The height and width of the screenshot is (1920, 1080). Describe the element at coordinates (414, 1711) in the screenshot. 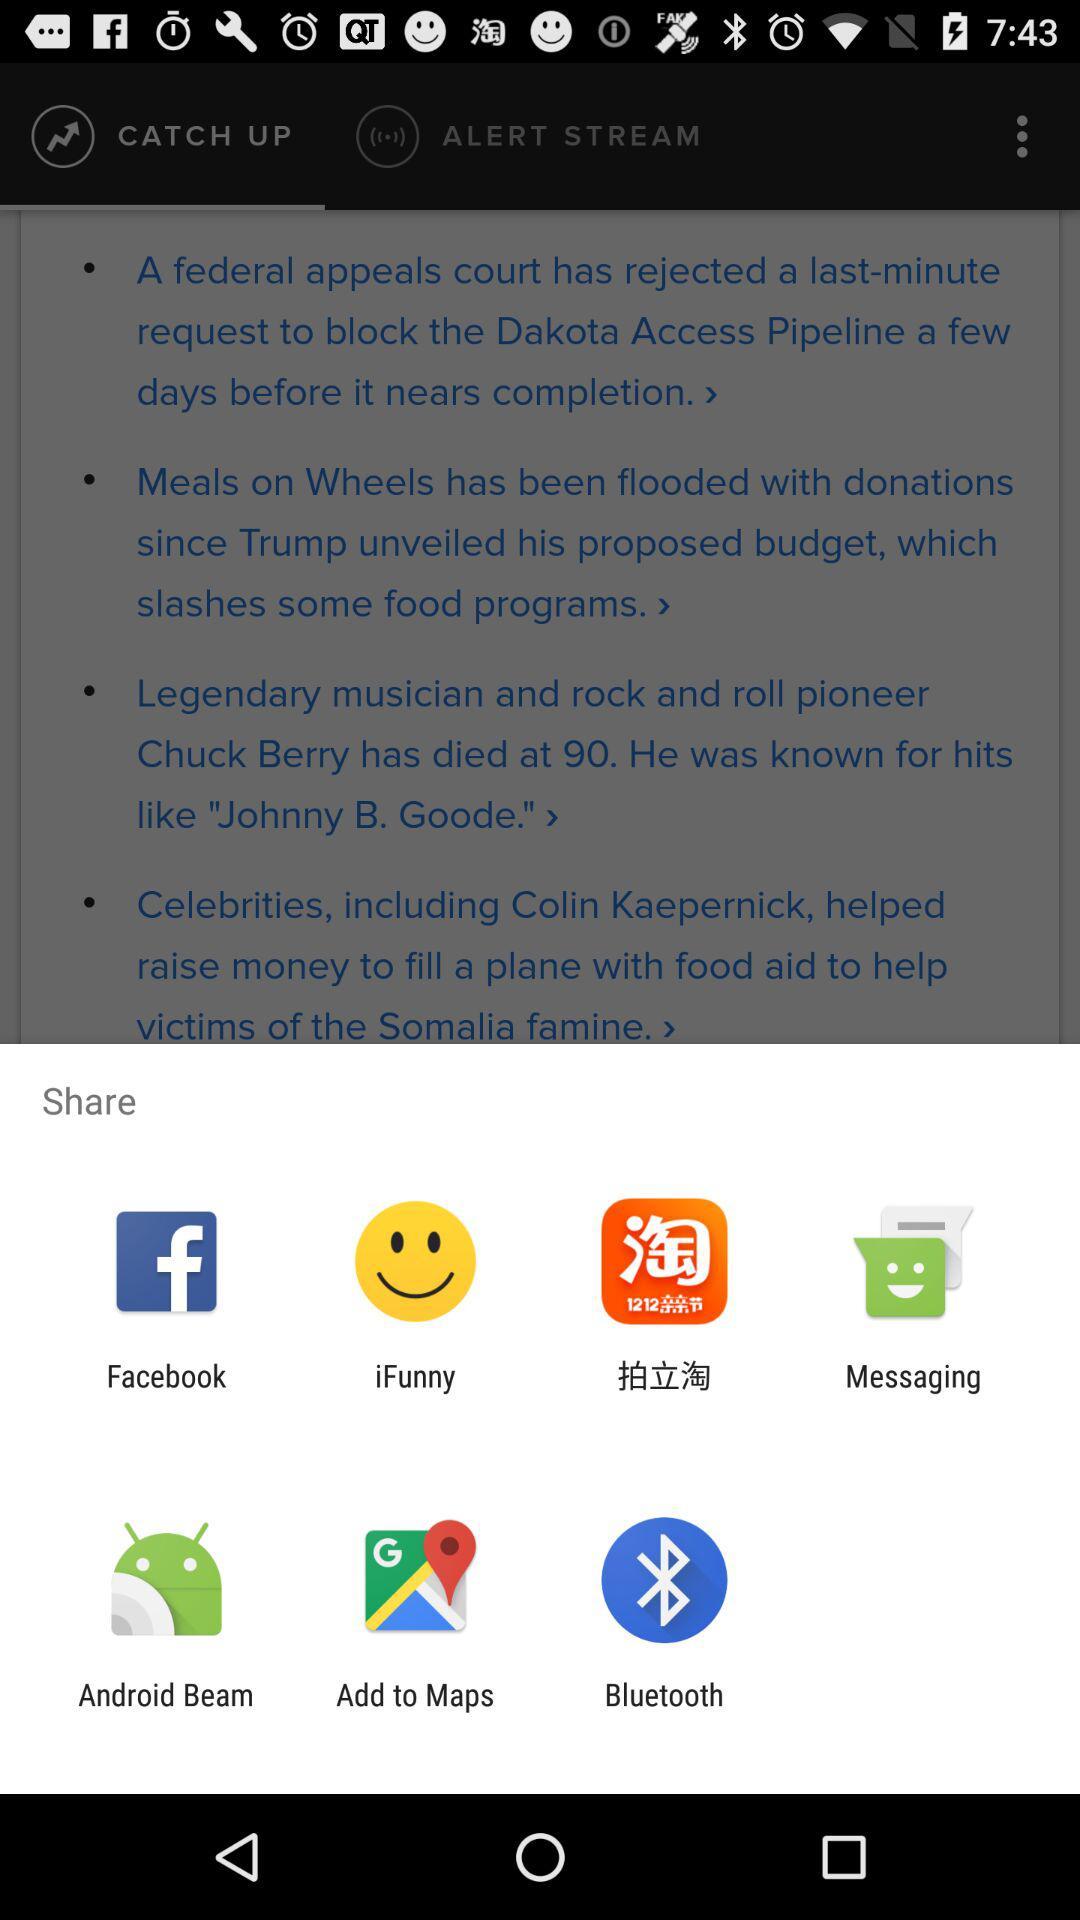

I see `add to maps icon` at that location.